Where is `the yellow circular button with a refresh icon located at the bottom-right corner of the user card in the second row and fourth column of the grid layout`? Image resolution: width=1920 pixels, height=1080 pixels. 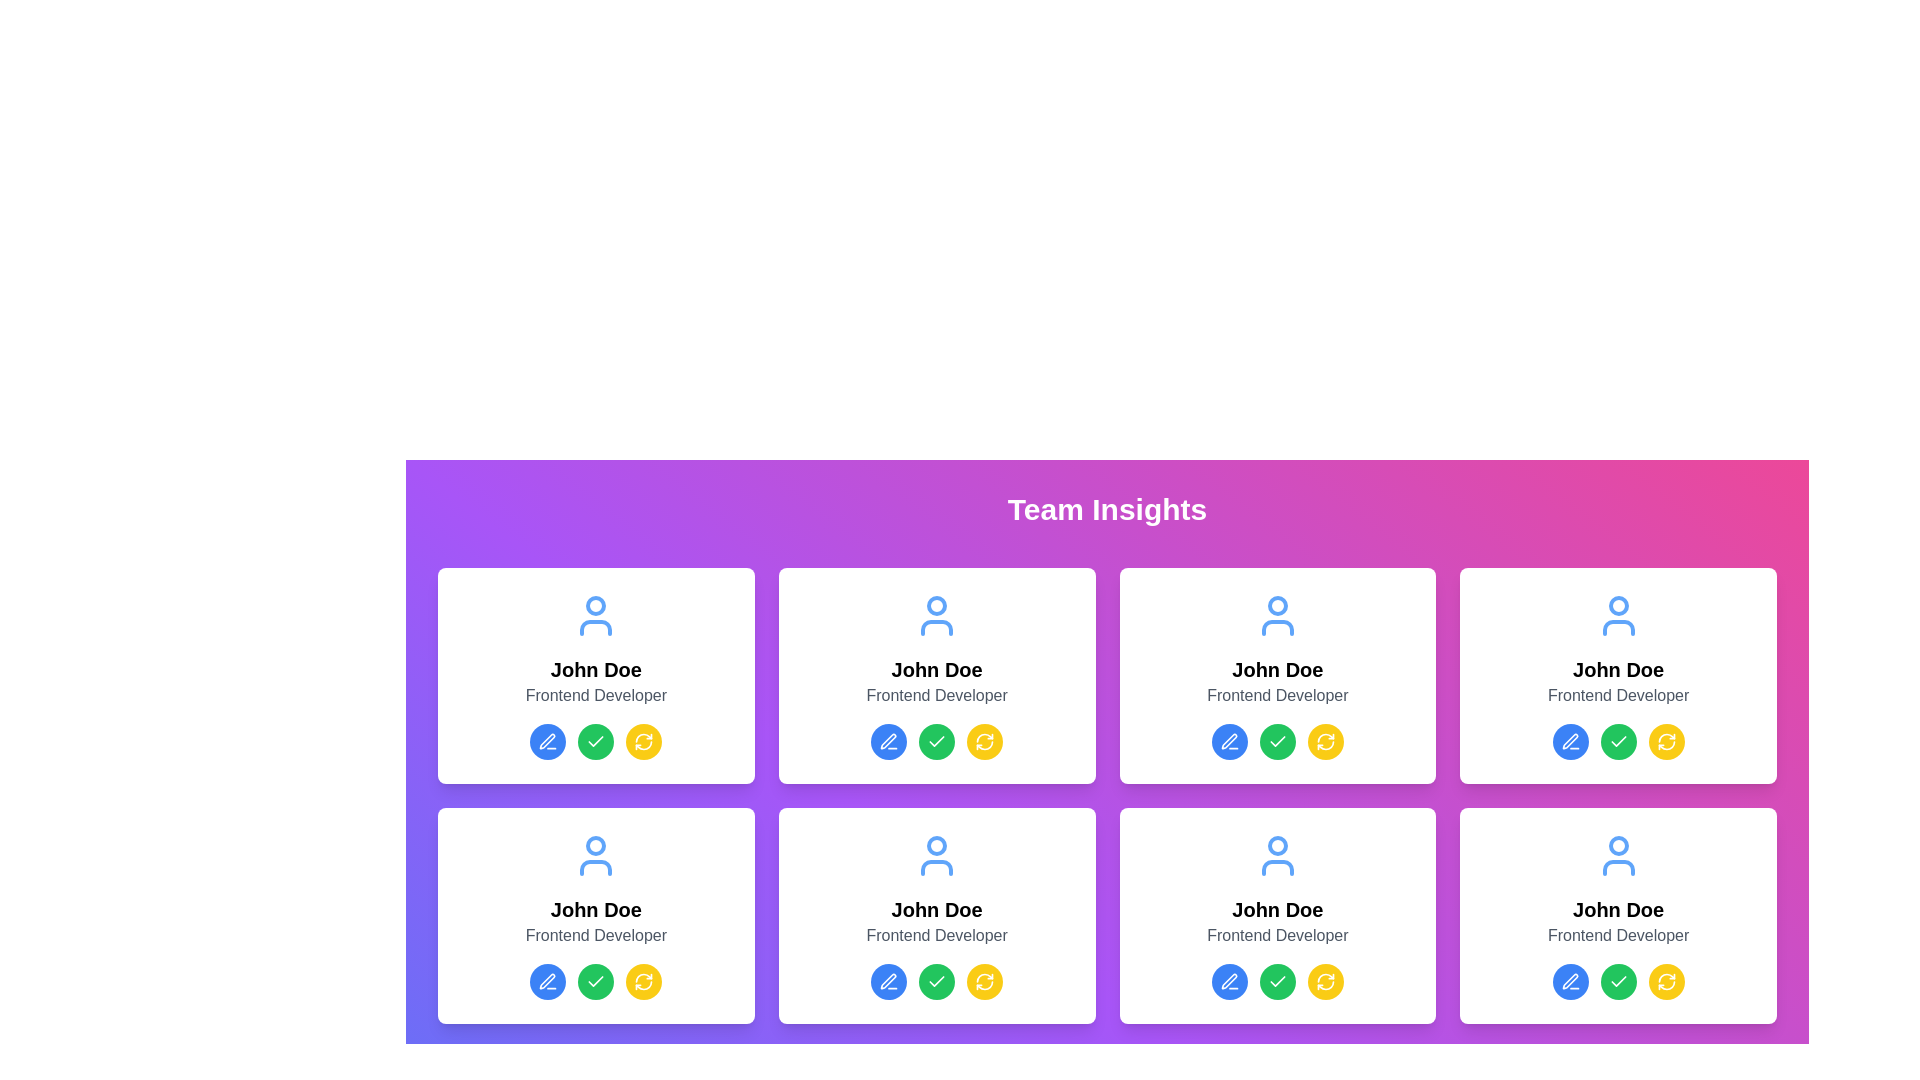
the yellow circular button with a refresh icon located at the bottom-right corner of the user card in the second row and fourth column of the grid layout is located at coordinates (1325, 741).